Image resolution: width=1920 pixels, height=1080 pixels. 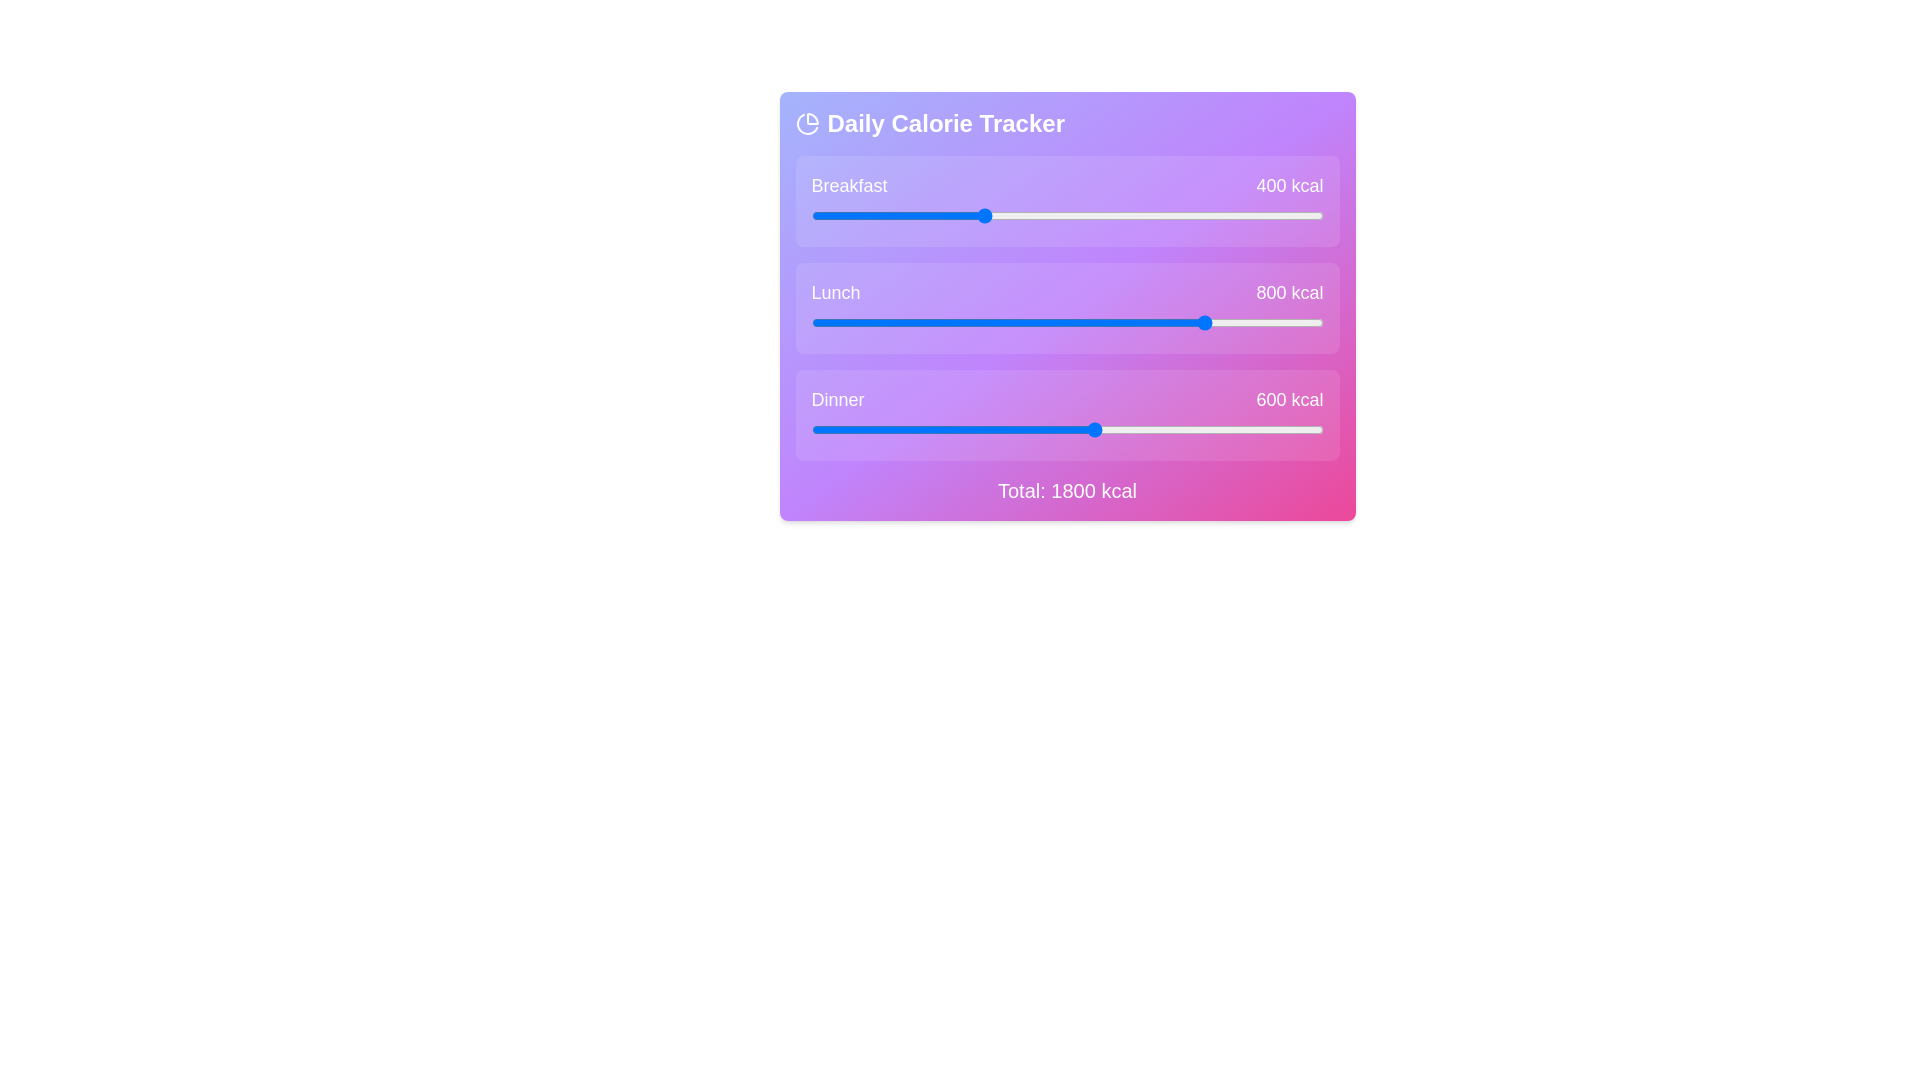 I want to click on the calorie value for breakfast, so click(x=1245, y=216).